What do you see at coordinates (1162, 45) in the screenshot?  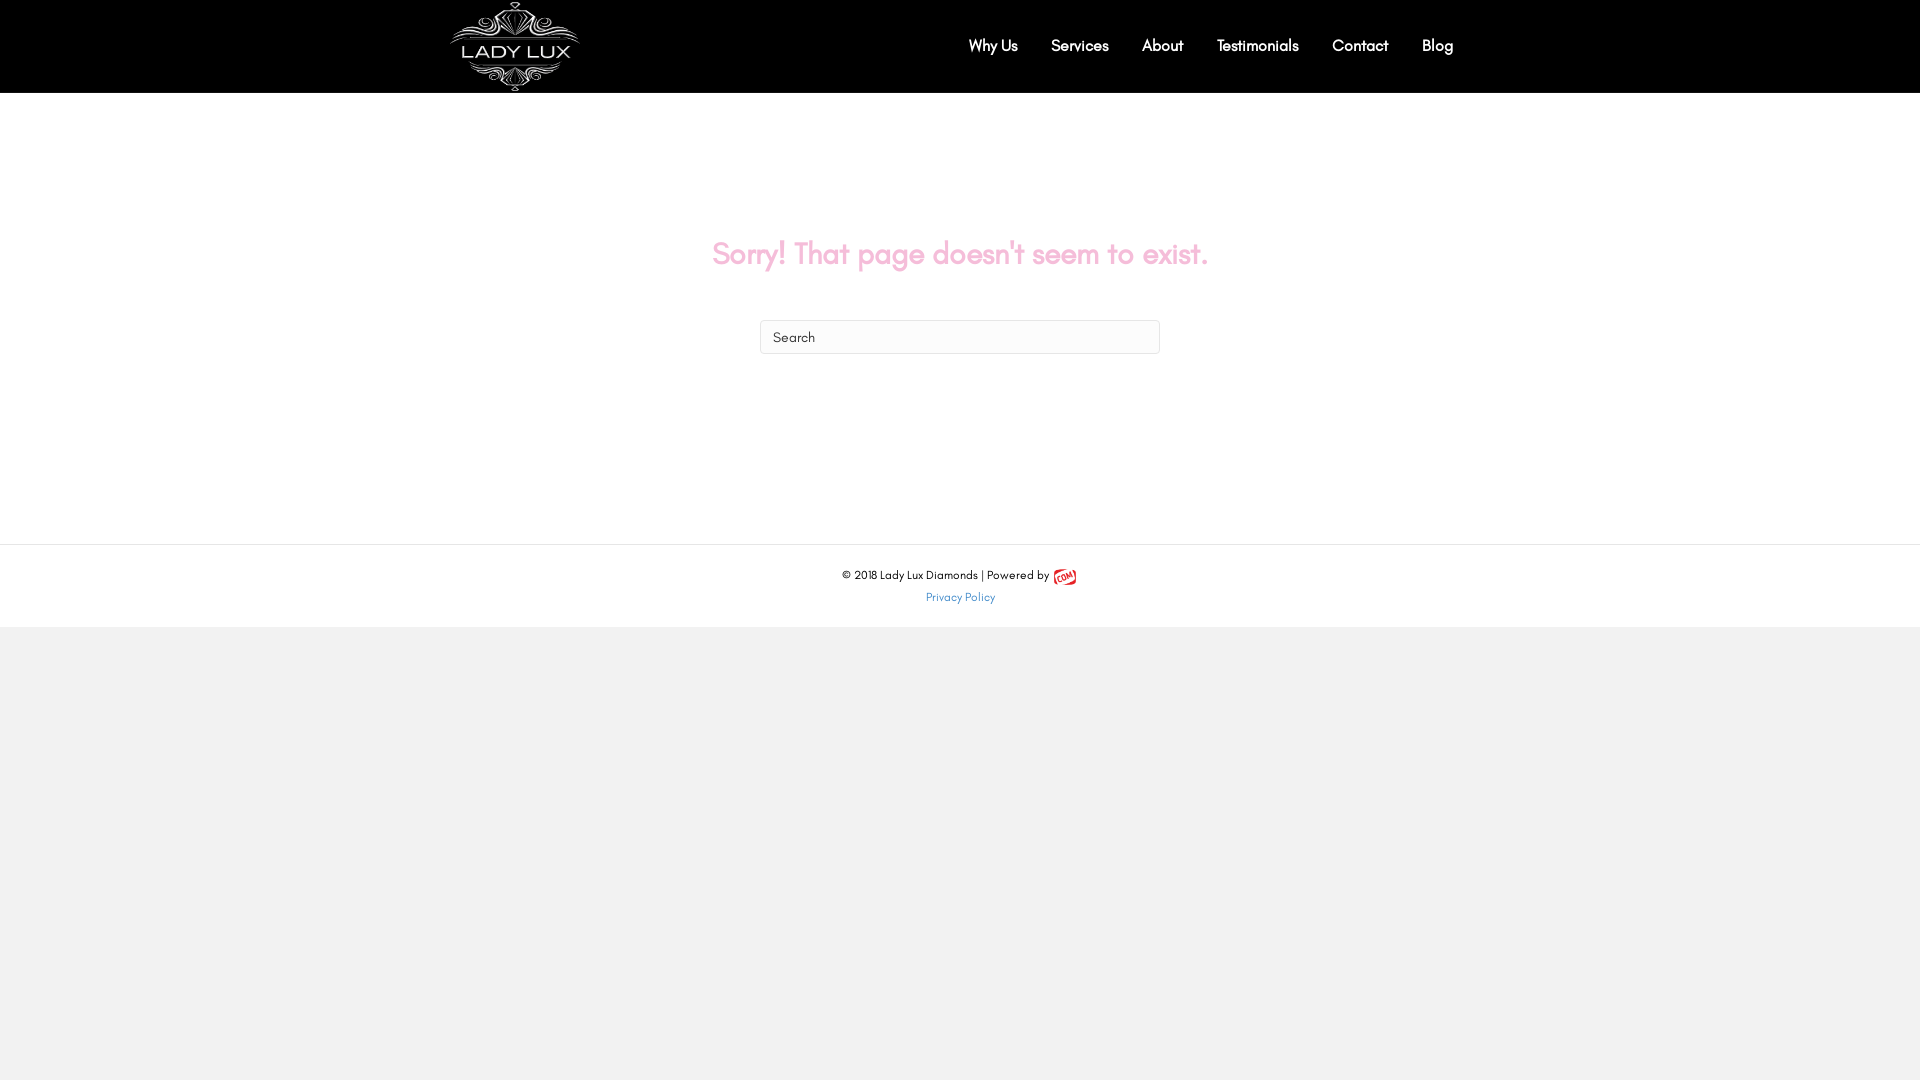 I see `'About'` at bounding box center [1162, 45].